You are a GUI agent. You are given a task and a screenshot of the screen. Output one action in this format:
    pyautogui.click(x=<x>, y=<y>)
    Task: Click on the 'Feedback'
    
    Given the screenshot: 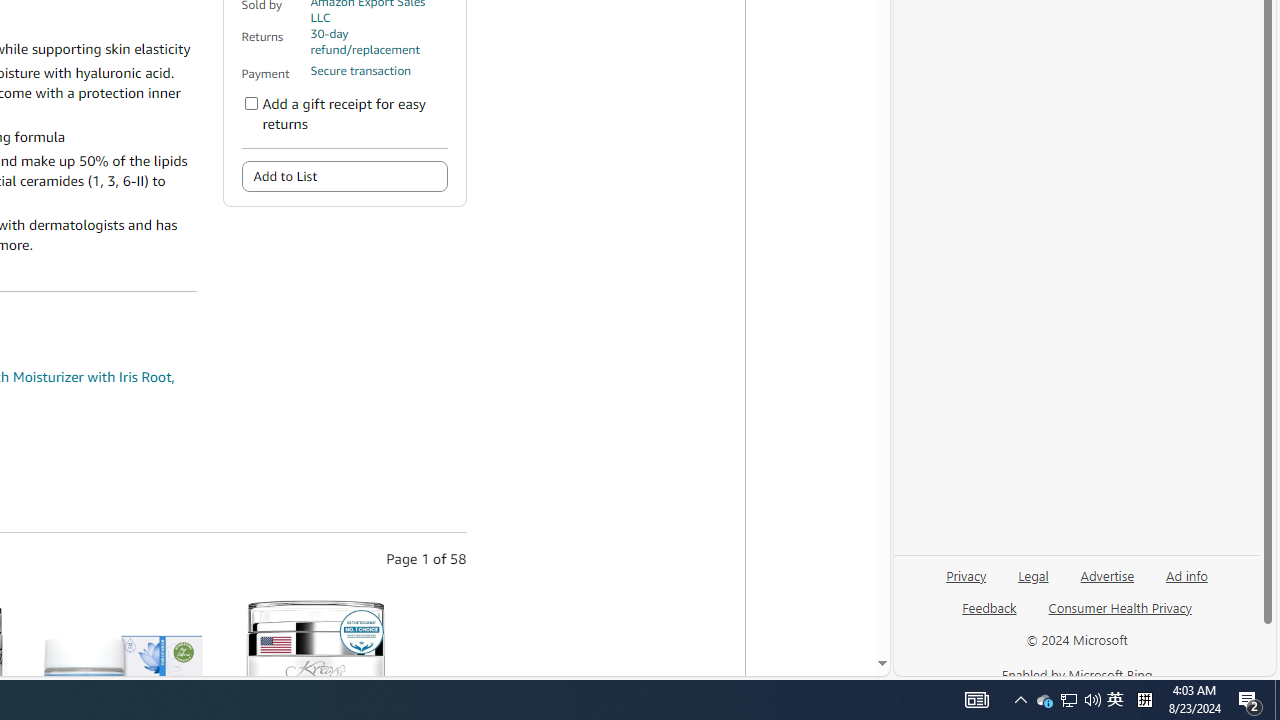 What is the action you would take?
    pyautogui.click(x=989, y=614)
    